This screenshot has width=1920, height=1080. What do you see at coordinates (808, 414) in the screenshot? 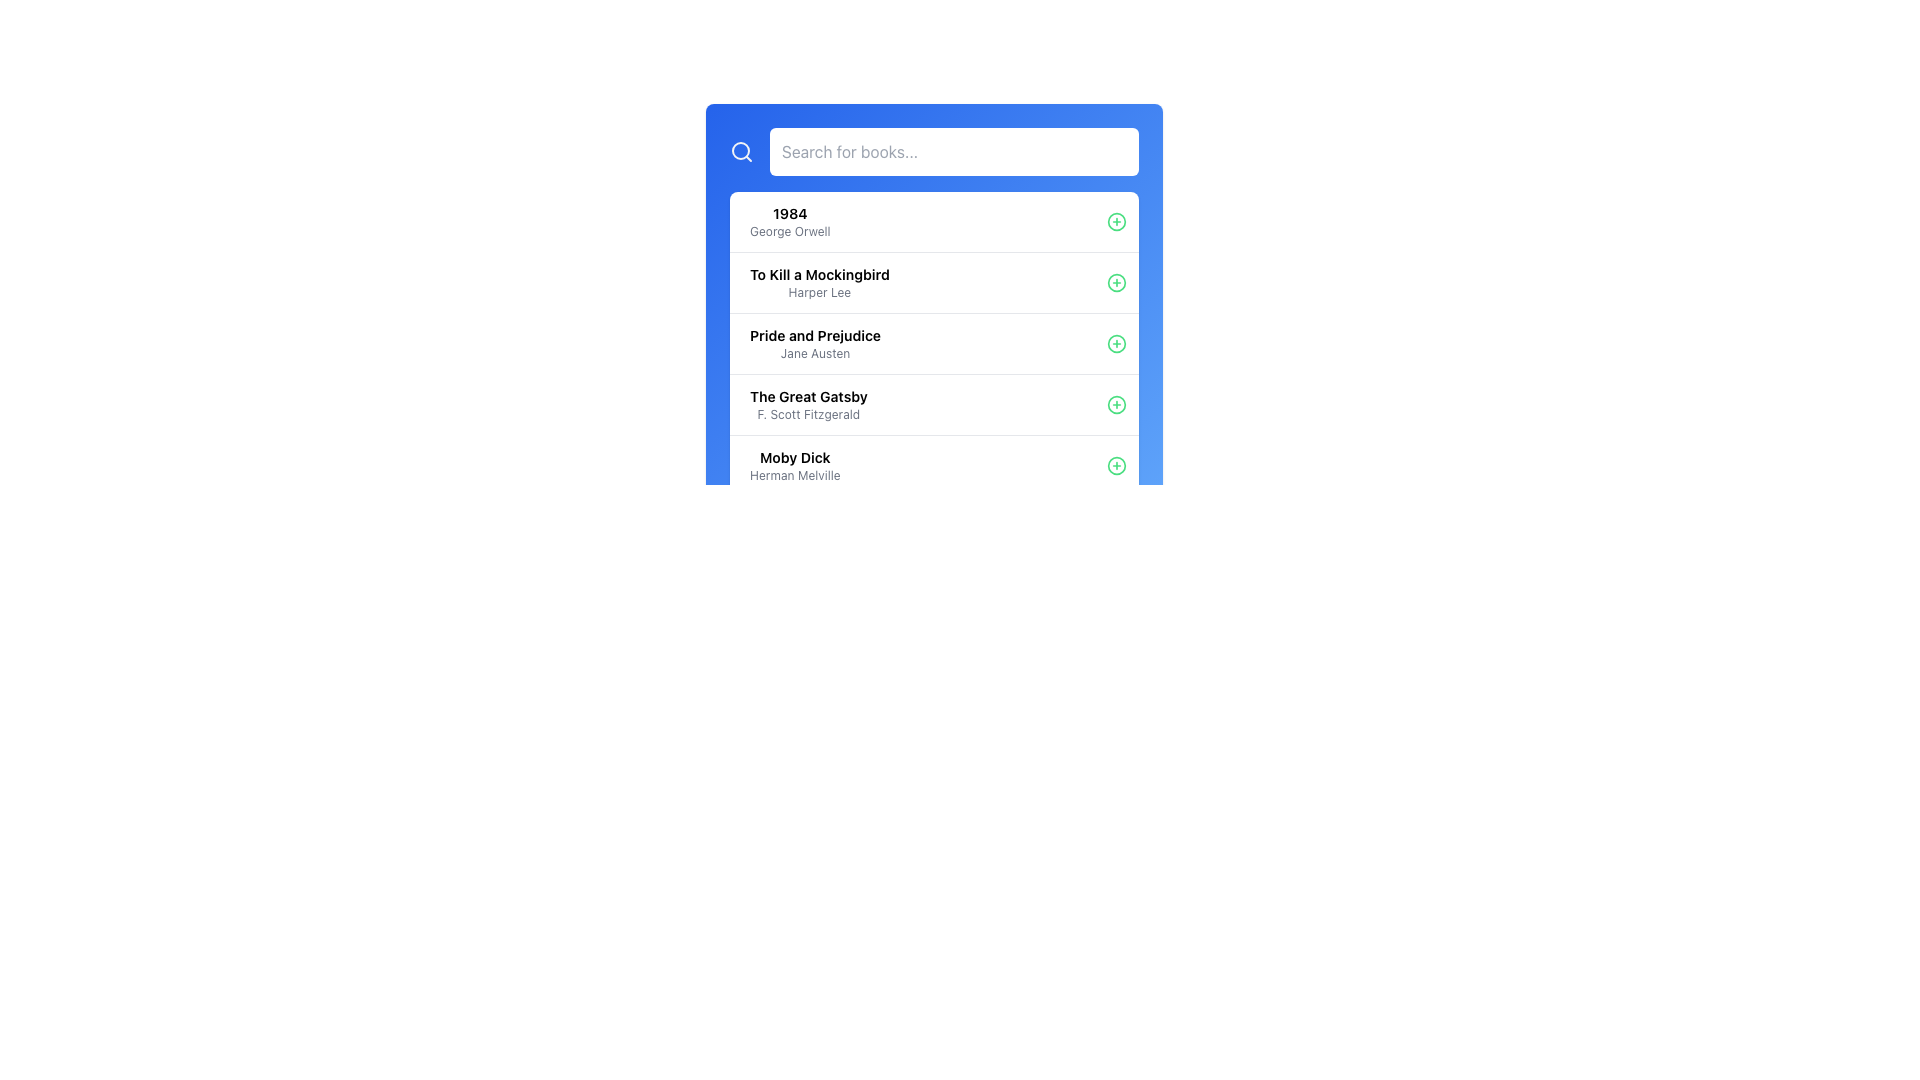
I see `the text label displaying 'F. Scott Fitzgerald', which is located below the title 'The Great Gatsby' in a list-style layout` at bounding box center [808, 414].